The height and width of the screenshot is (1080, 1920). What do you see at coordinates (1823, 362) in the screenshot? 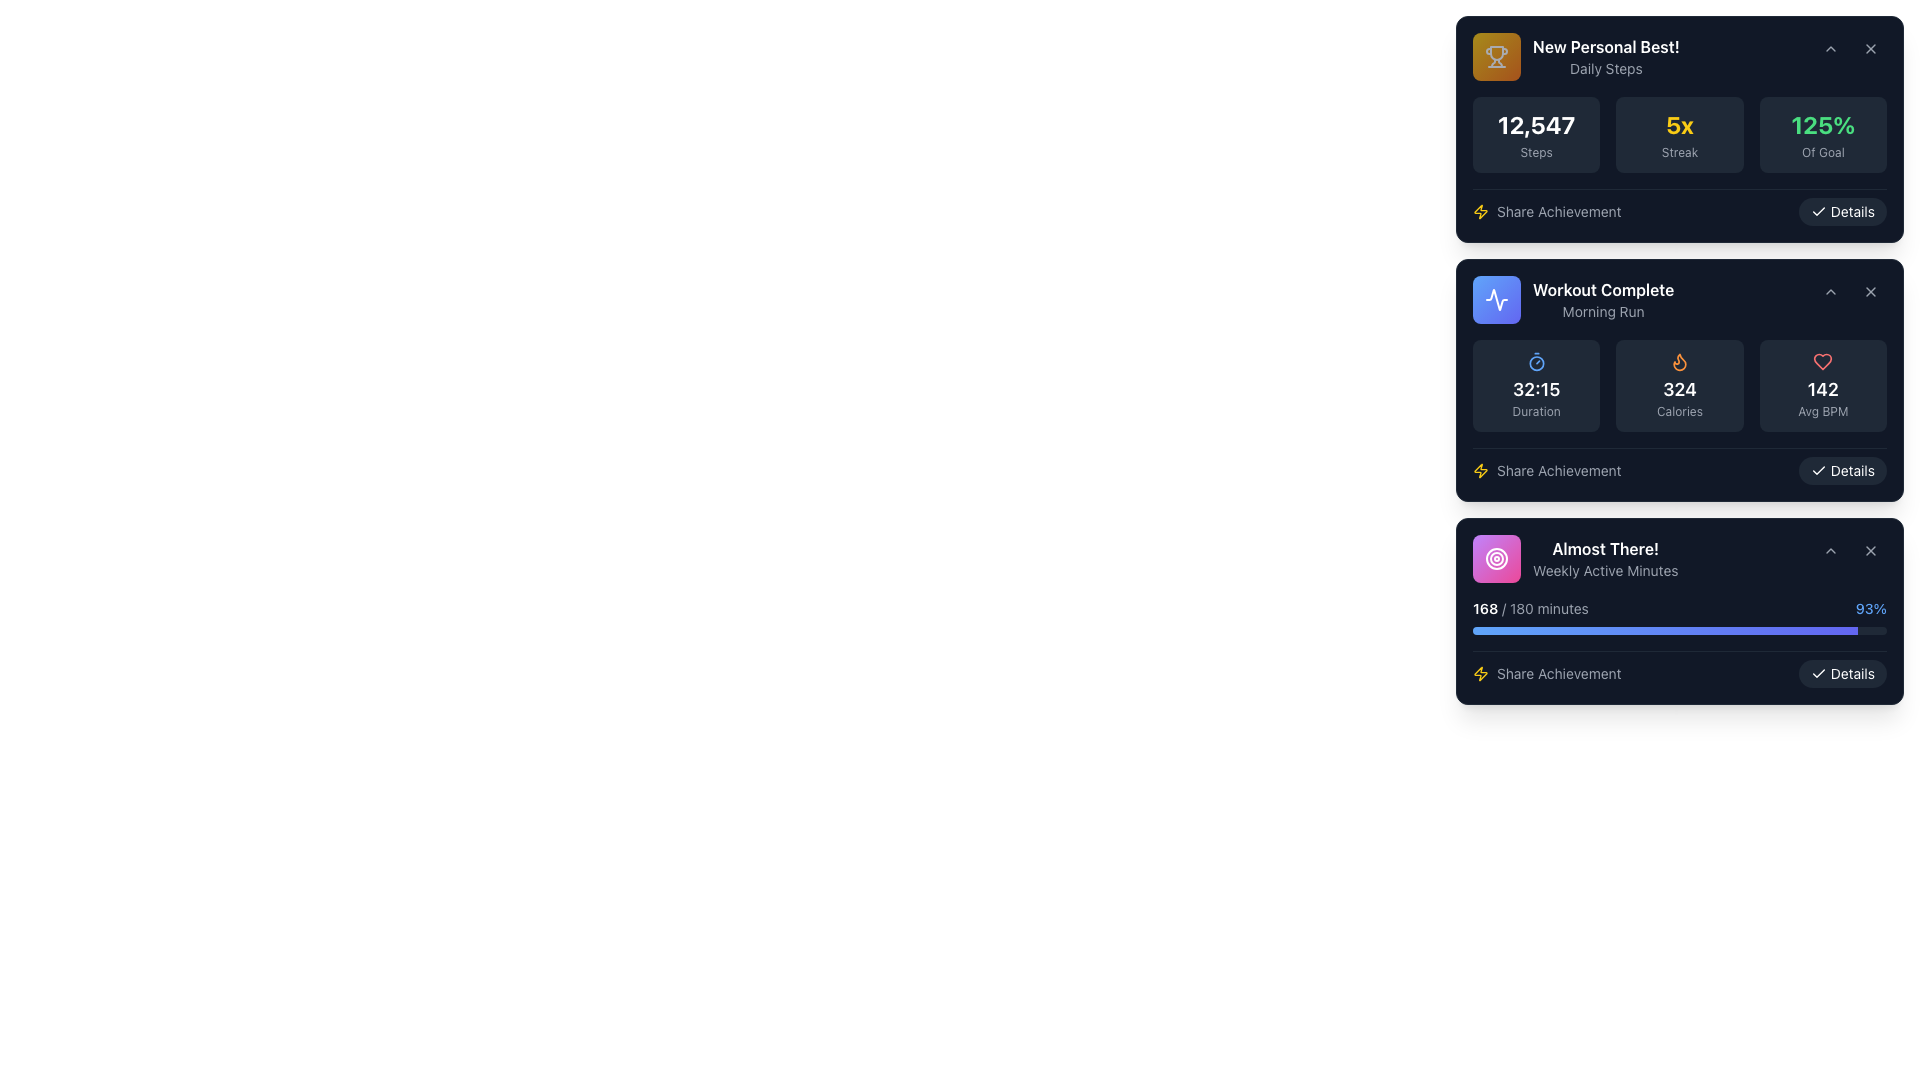
I see `the heart-shaped icon with a red border, located in the 'Workout Complete: Morning Run' card, positioned above the '142 Avg BPM' text` at bounding box center [1823, 362].